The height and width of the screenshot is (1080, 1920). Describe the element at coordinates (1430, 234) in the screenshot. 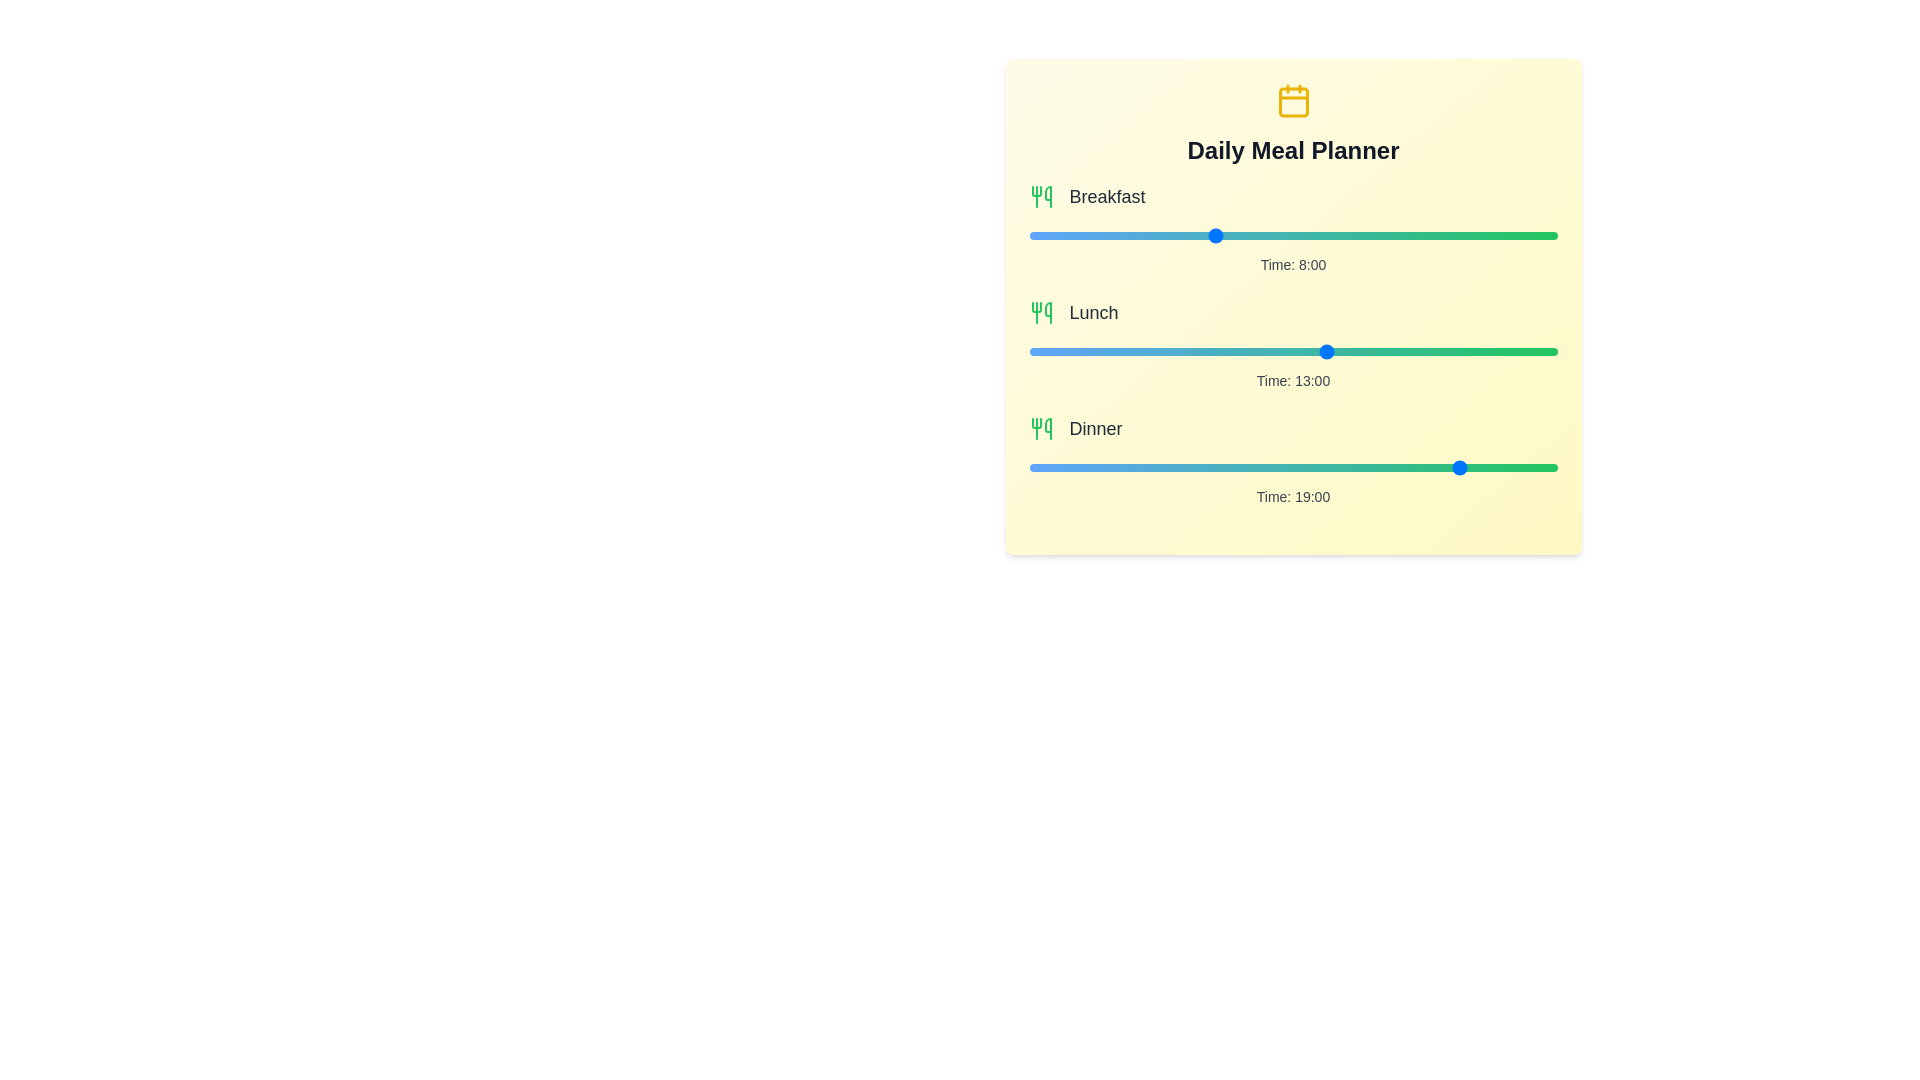

I see `the 0 slider to 6 hours` at that location.